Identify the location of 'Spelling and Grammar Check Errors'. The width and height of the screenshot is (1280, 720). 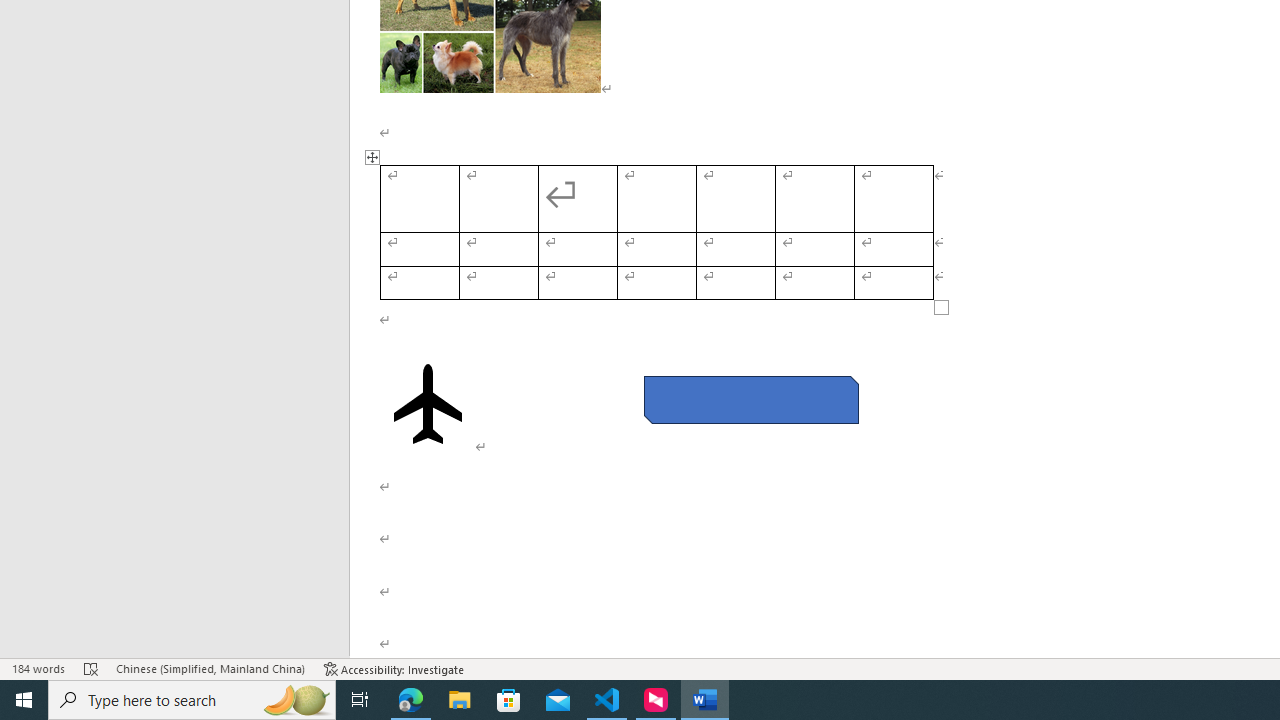
(90, 669).